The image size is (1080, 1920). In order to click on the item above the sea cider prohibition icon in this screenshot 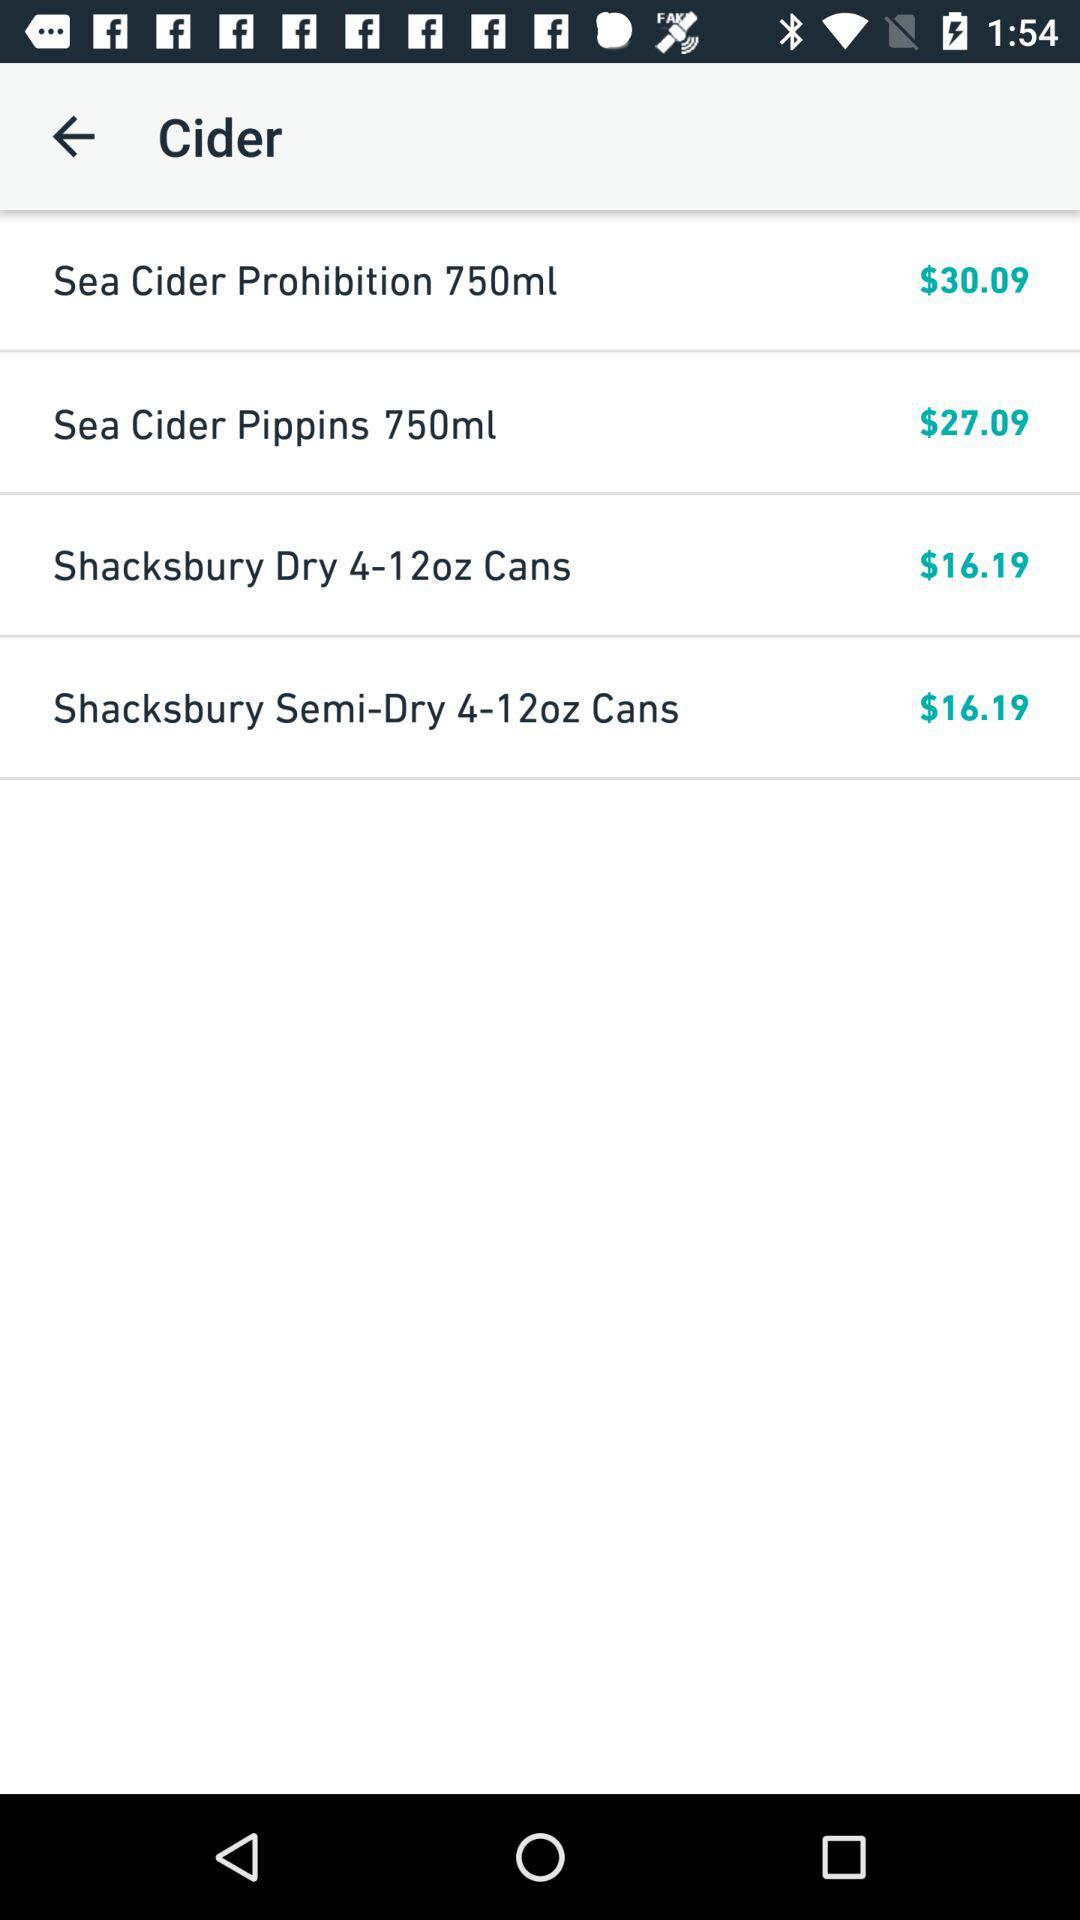, I will do `click(72, 135)`.